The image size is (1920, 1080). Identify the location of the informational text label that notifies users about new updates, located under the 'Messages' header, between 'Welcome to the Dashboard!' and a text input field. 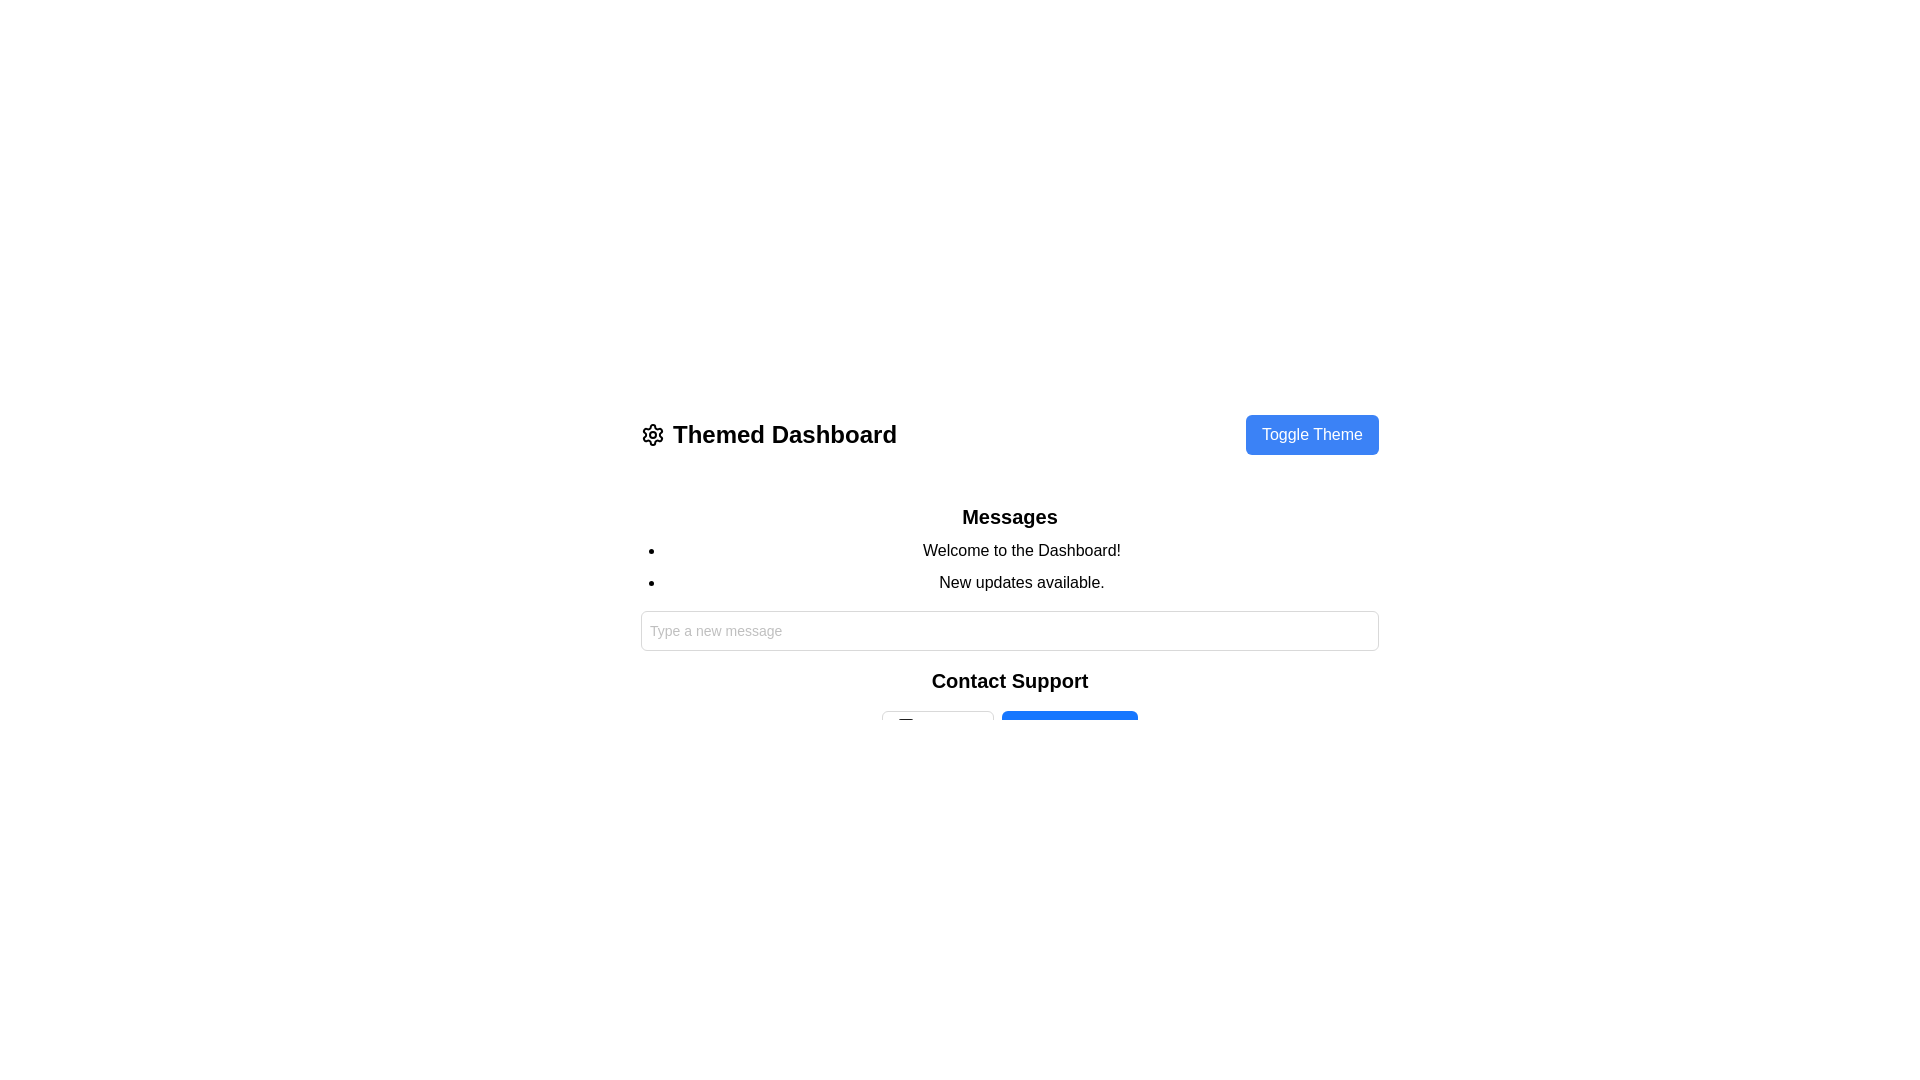
(1022, 582).